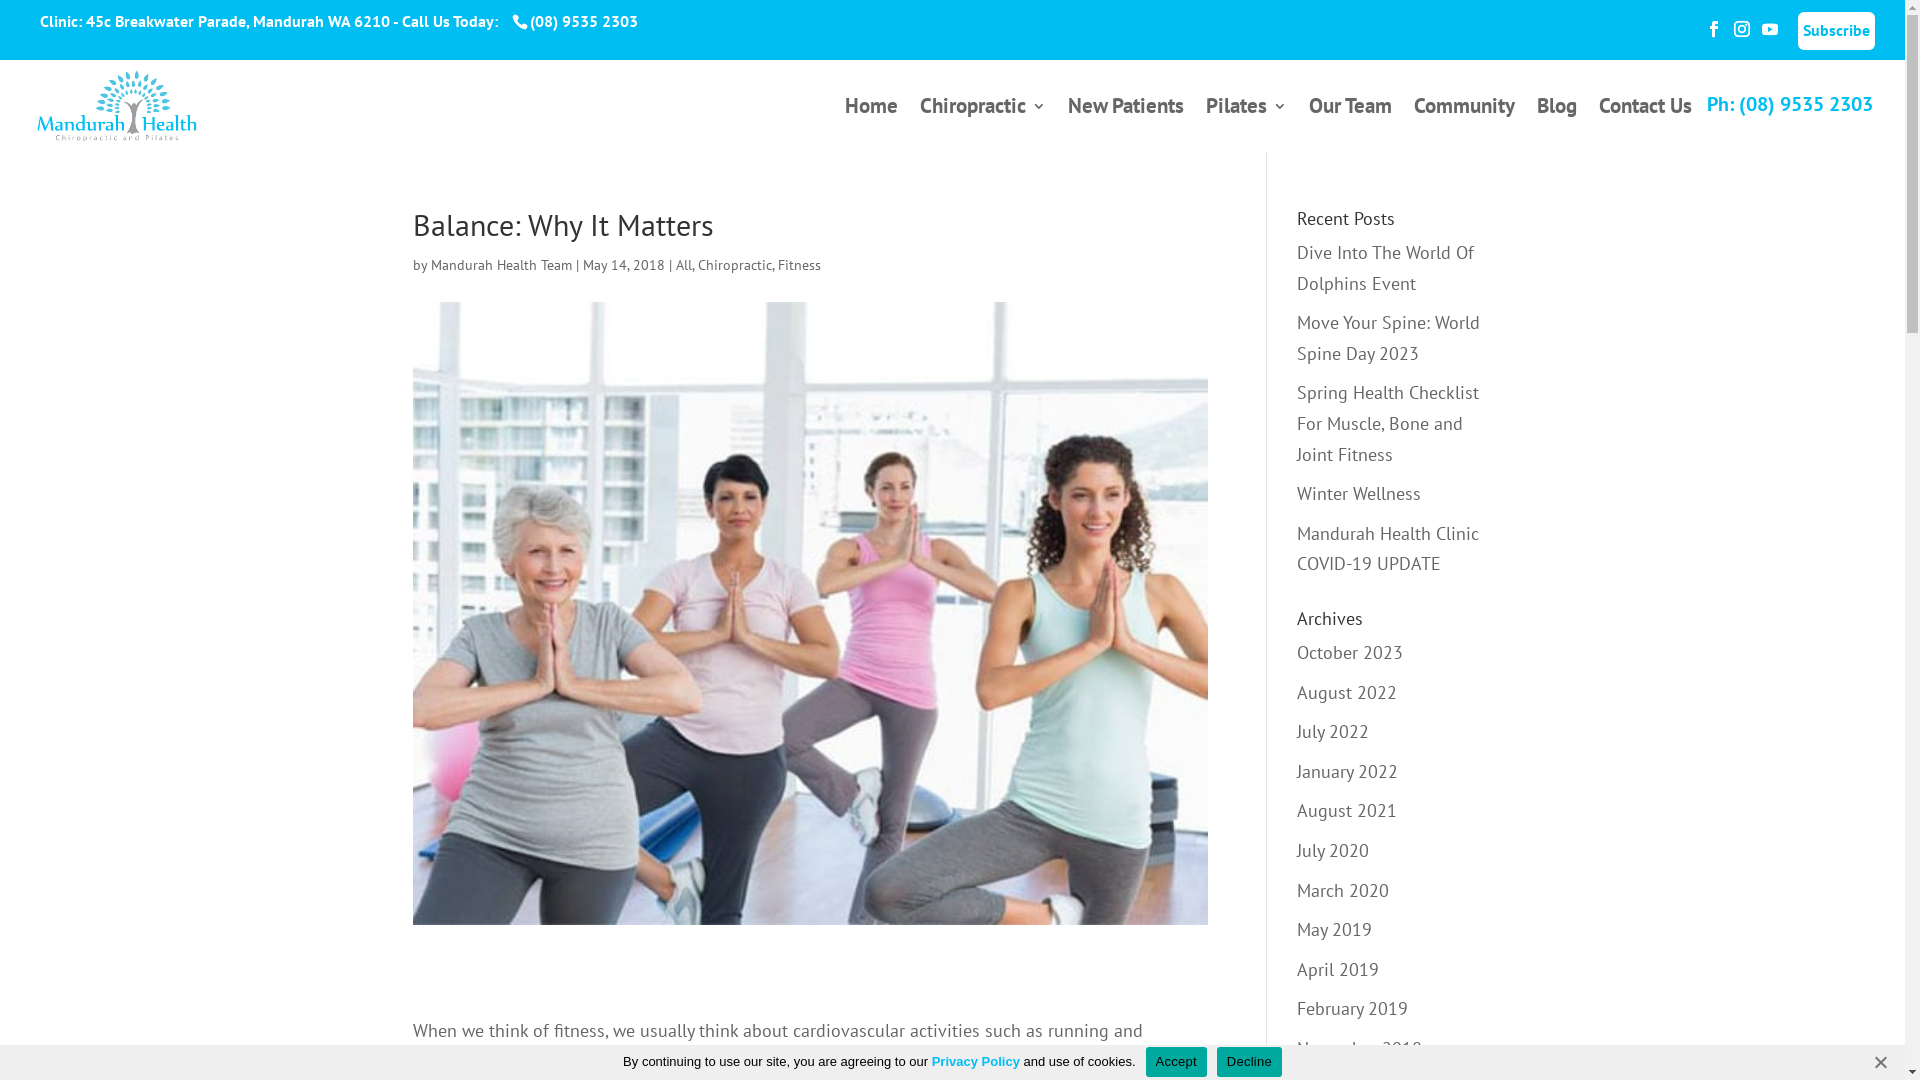 The image size is (1920, 1080). Describe the element at coordinates (500, 264) in the screenshot. I see `'Mandurah Health Team'` at that location.